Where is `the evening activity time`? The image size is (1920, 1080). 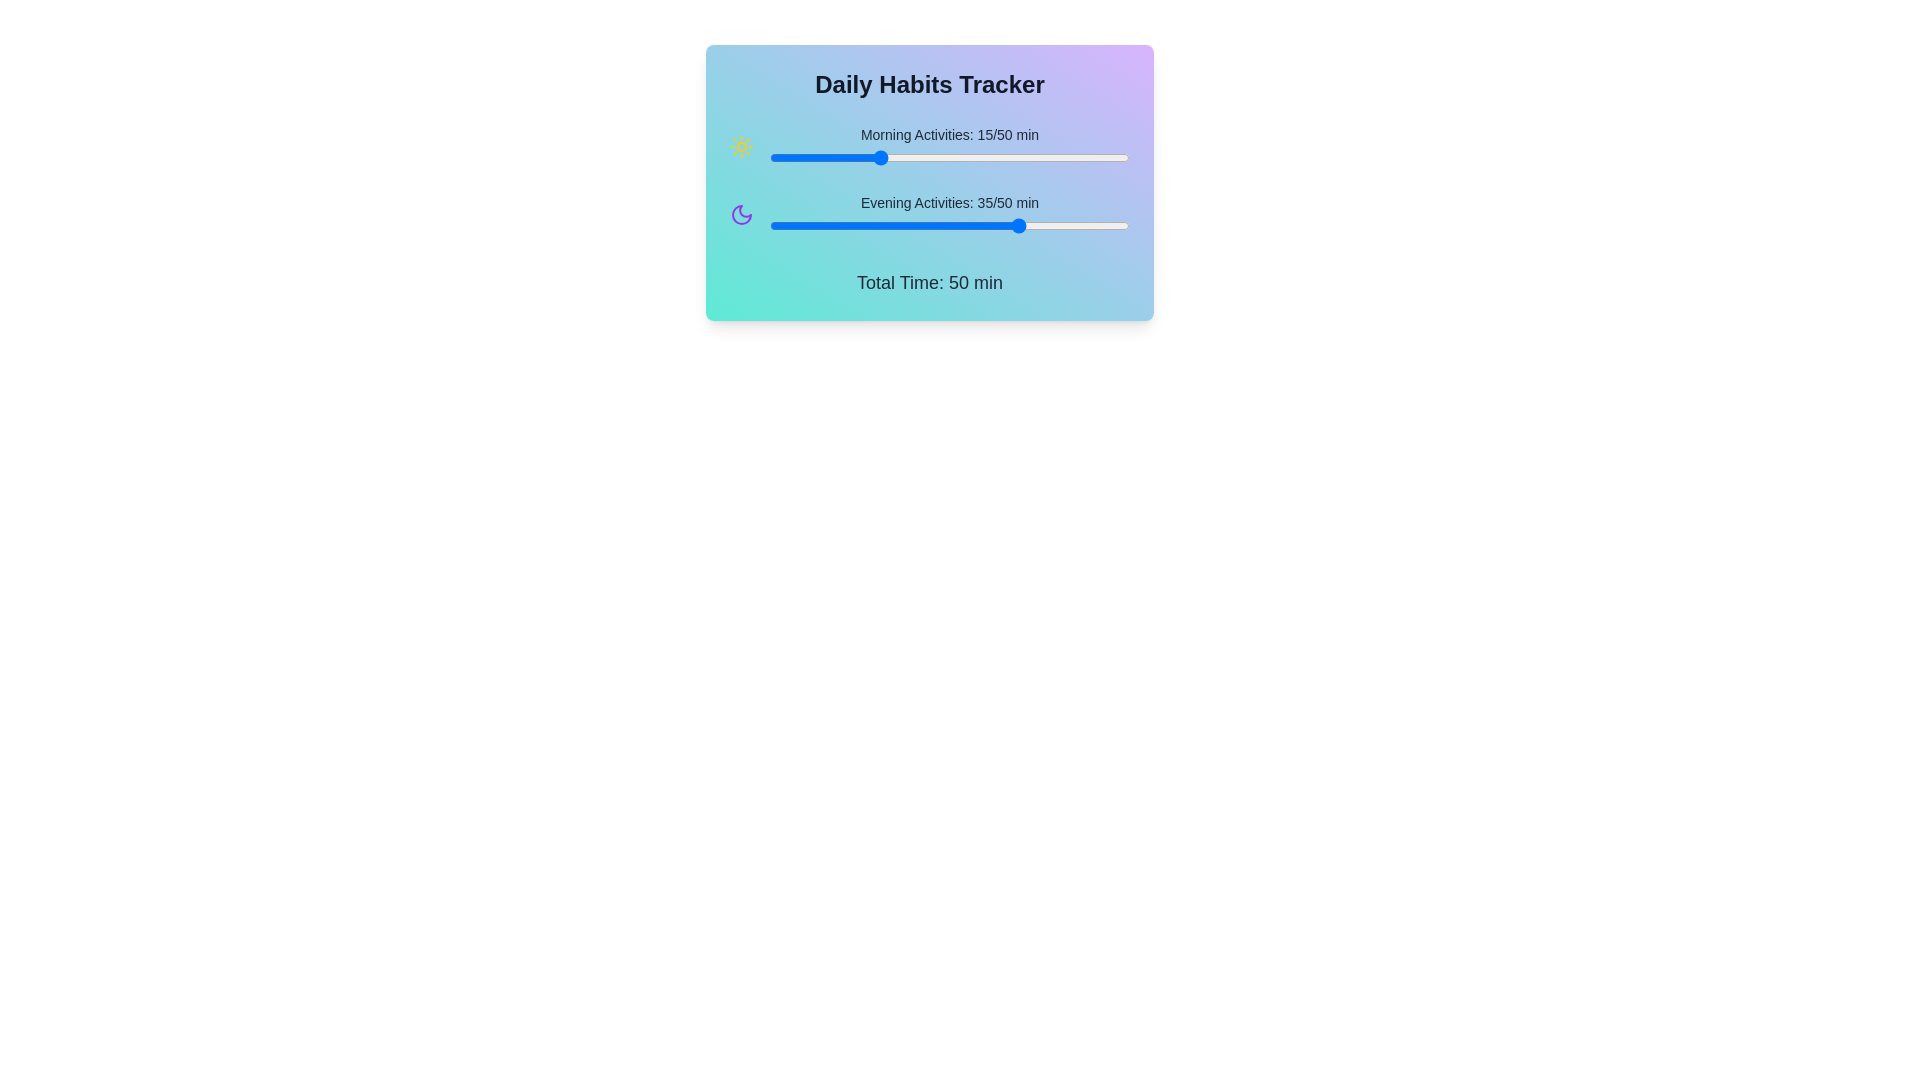 the evening activity time is located at coordinates (827, 225).